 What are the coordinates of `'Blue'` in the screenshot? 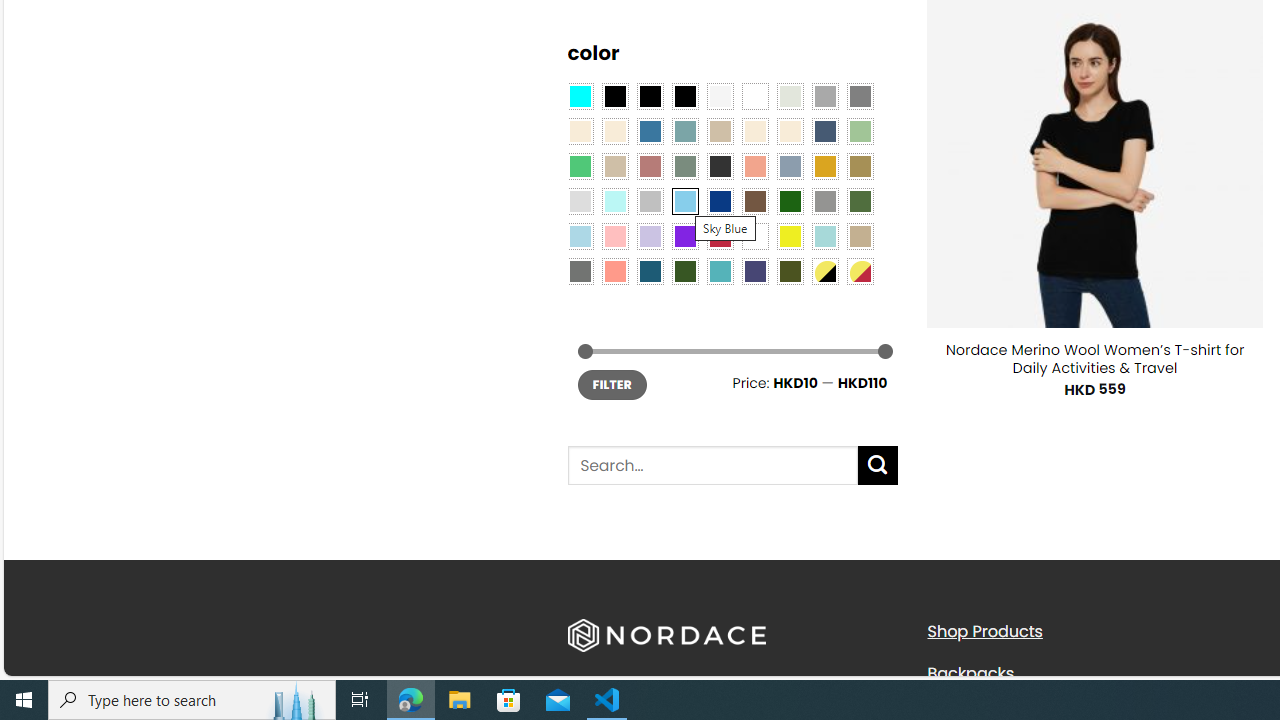 It's located at (650, 131).